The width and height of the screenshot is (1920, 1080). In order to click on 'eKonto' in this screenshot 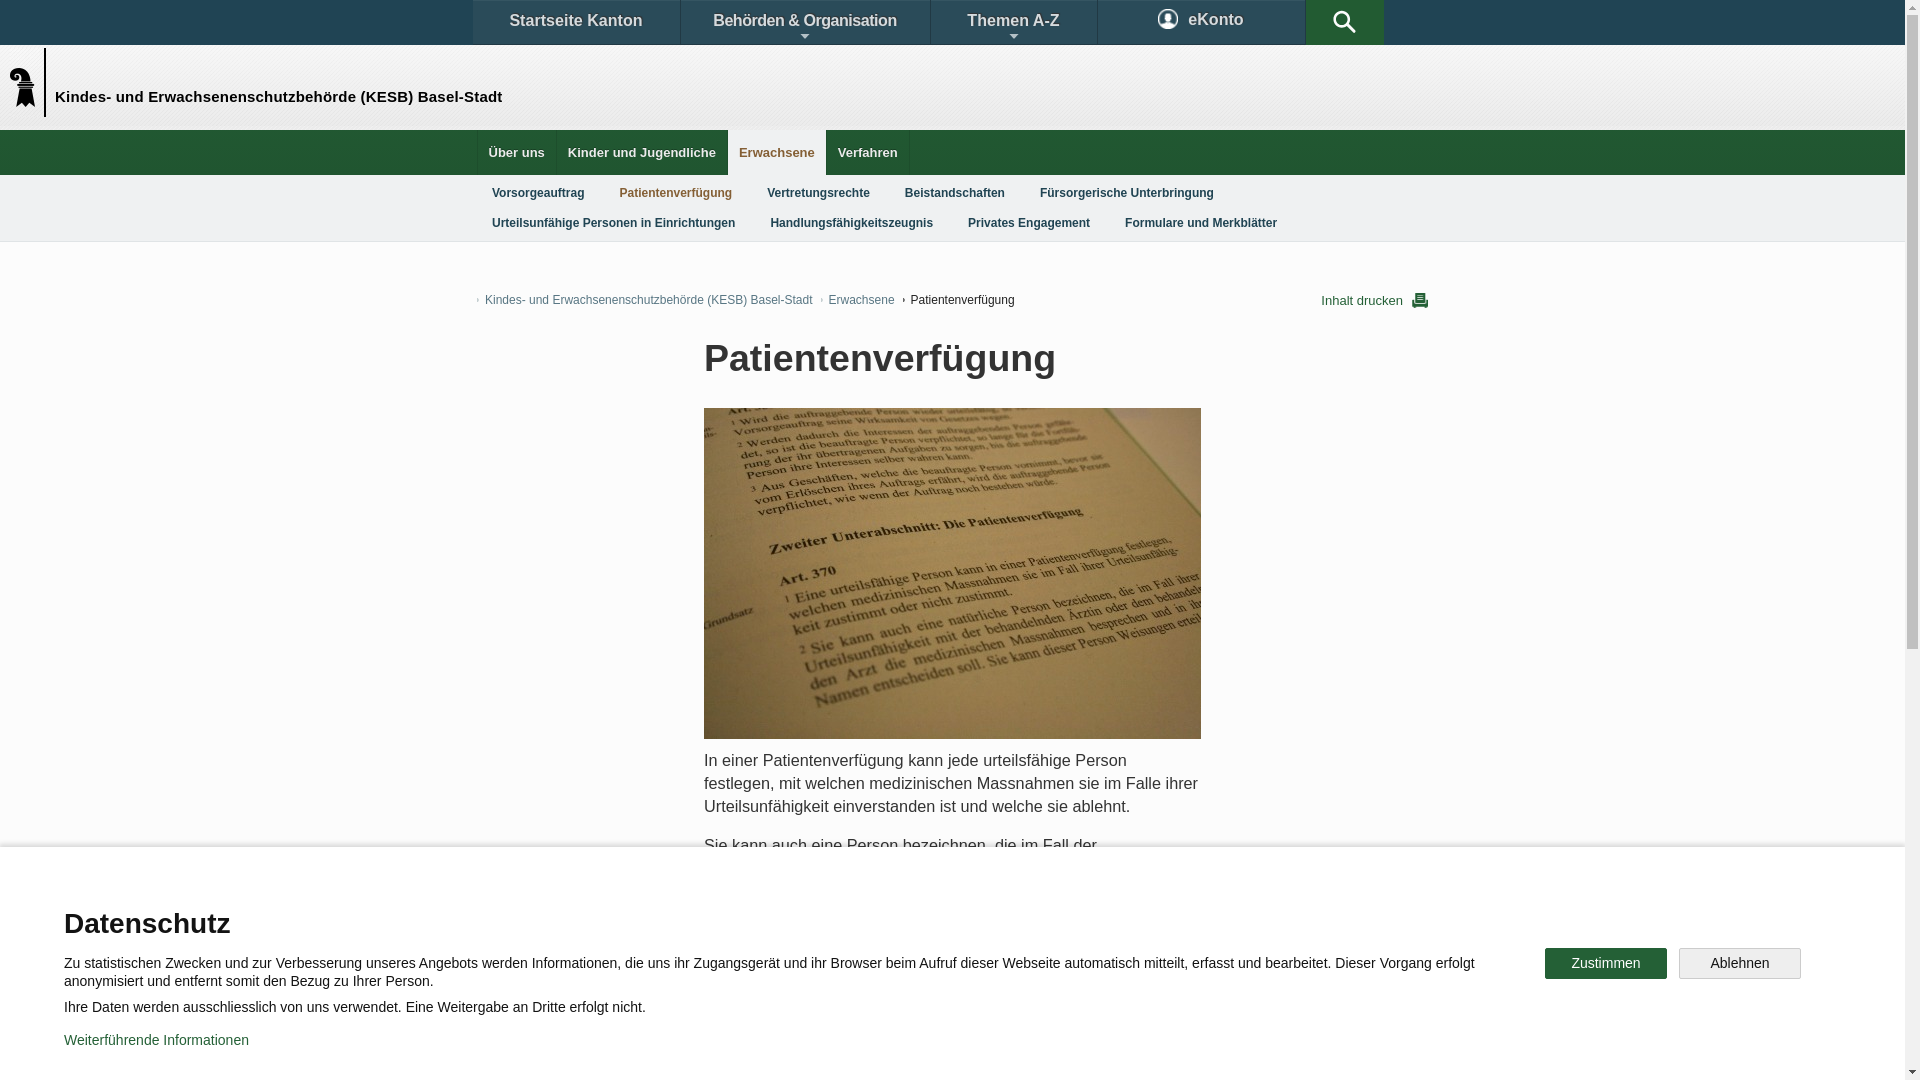, I will do `click(1200, 22)`.